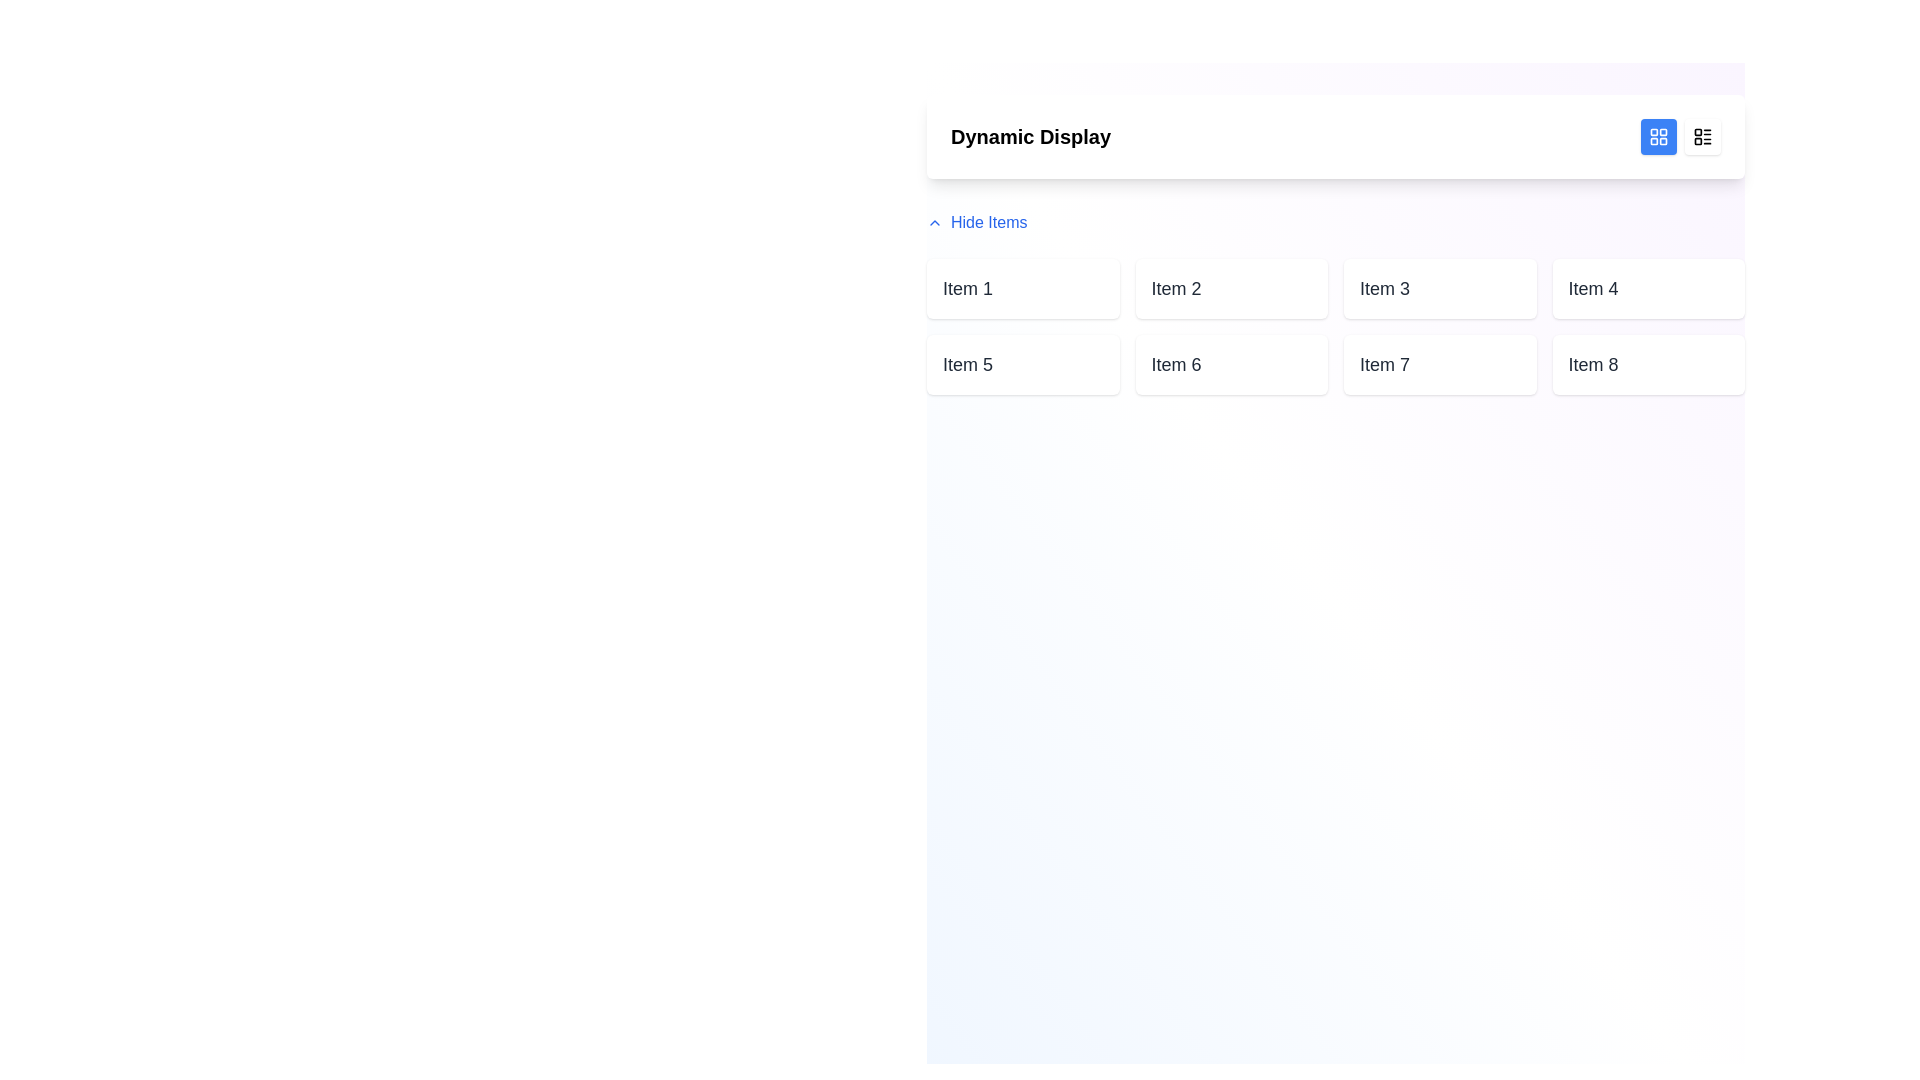 This screenshot has width=1920, height=1080. I want to click on the grid layout icon located in the top-right corner of the interface, which is styled with a blue background and comprises a 2x2 arrangement of small squares with rounded edges, so click(1659, 136).